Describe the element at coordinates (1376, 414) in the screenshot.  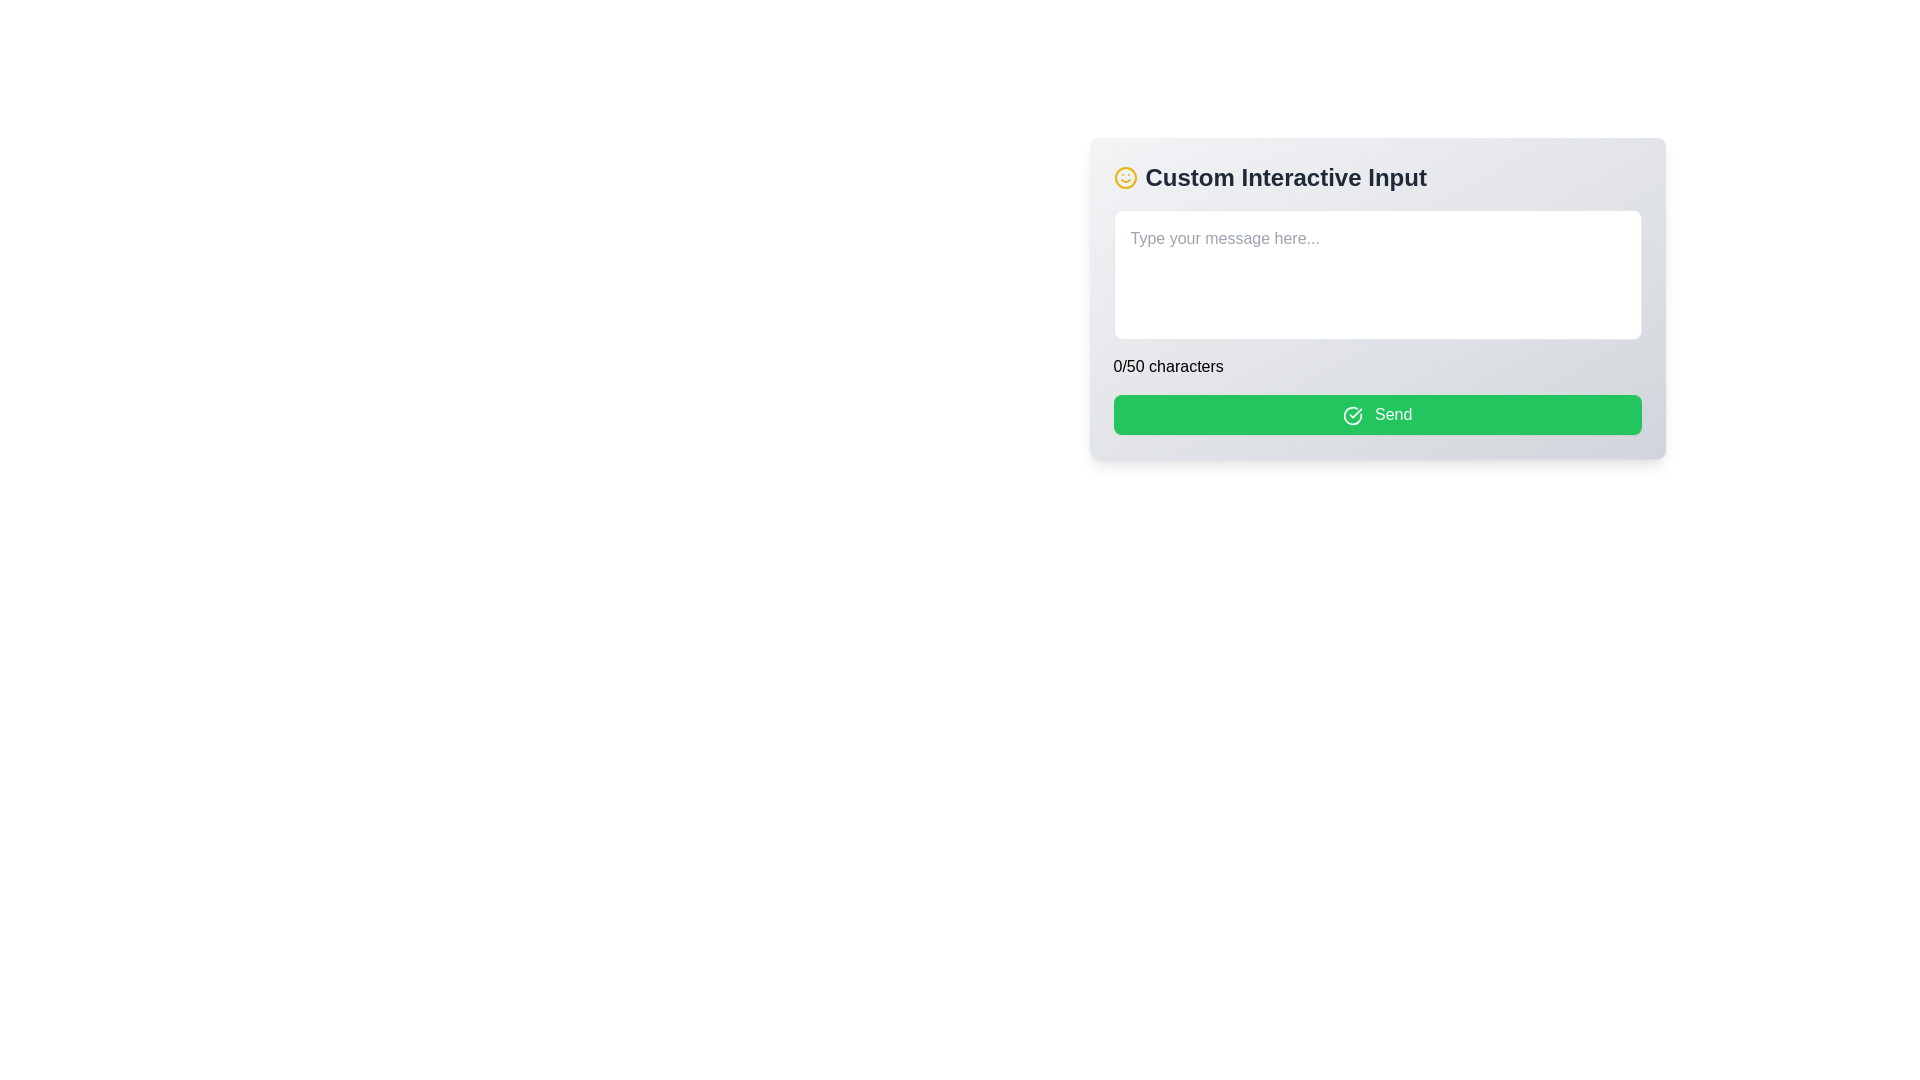
I see `the green 'Send' button with white text and a check icon to change its color` at that location.